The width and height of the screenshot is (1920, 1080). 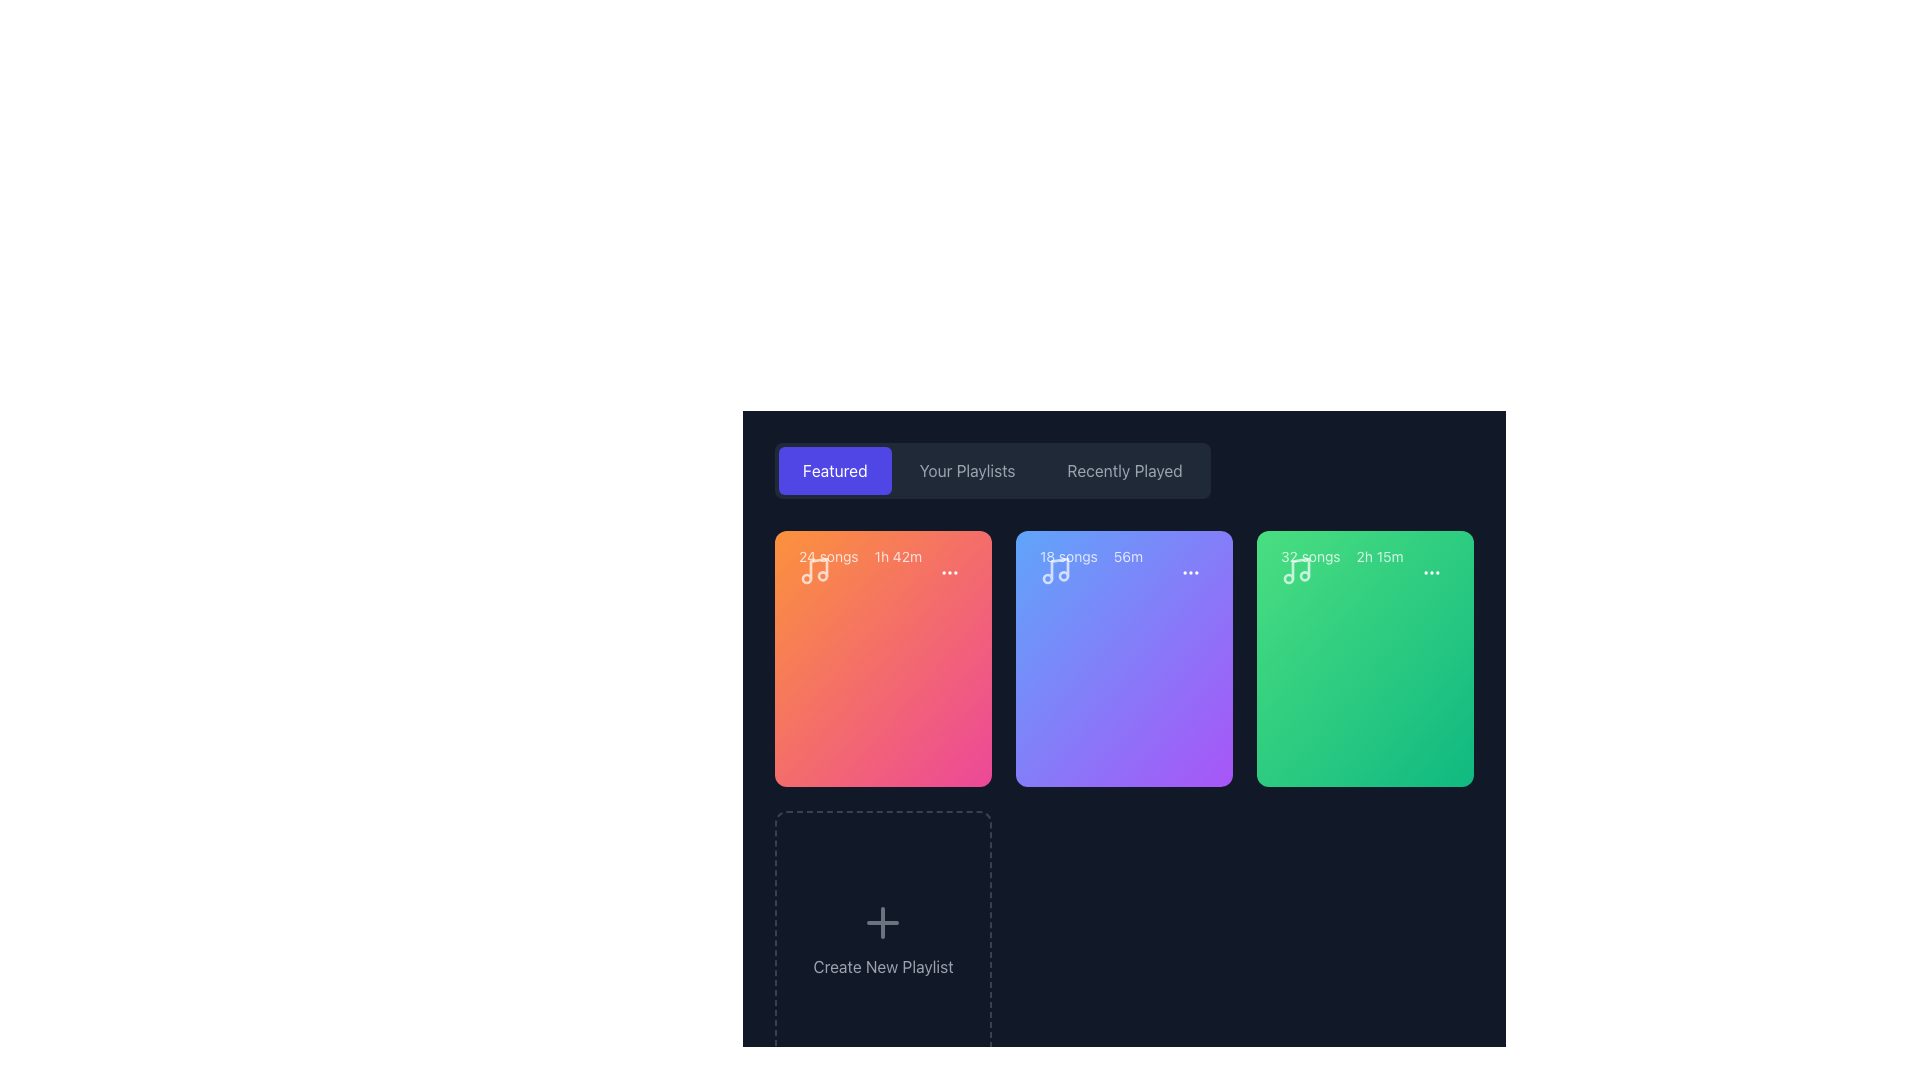 I want to click on the white musical note icon located within the vibrant orange-pink gradient tile, which is the leftmost item in a horizontal set of tiles, so click(x=815, y=570).